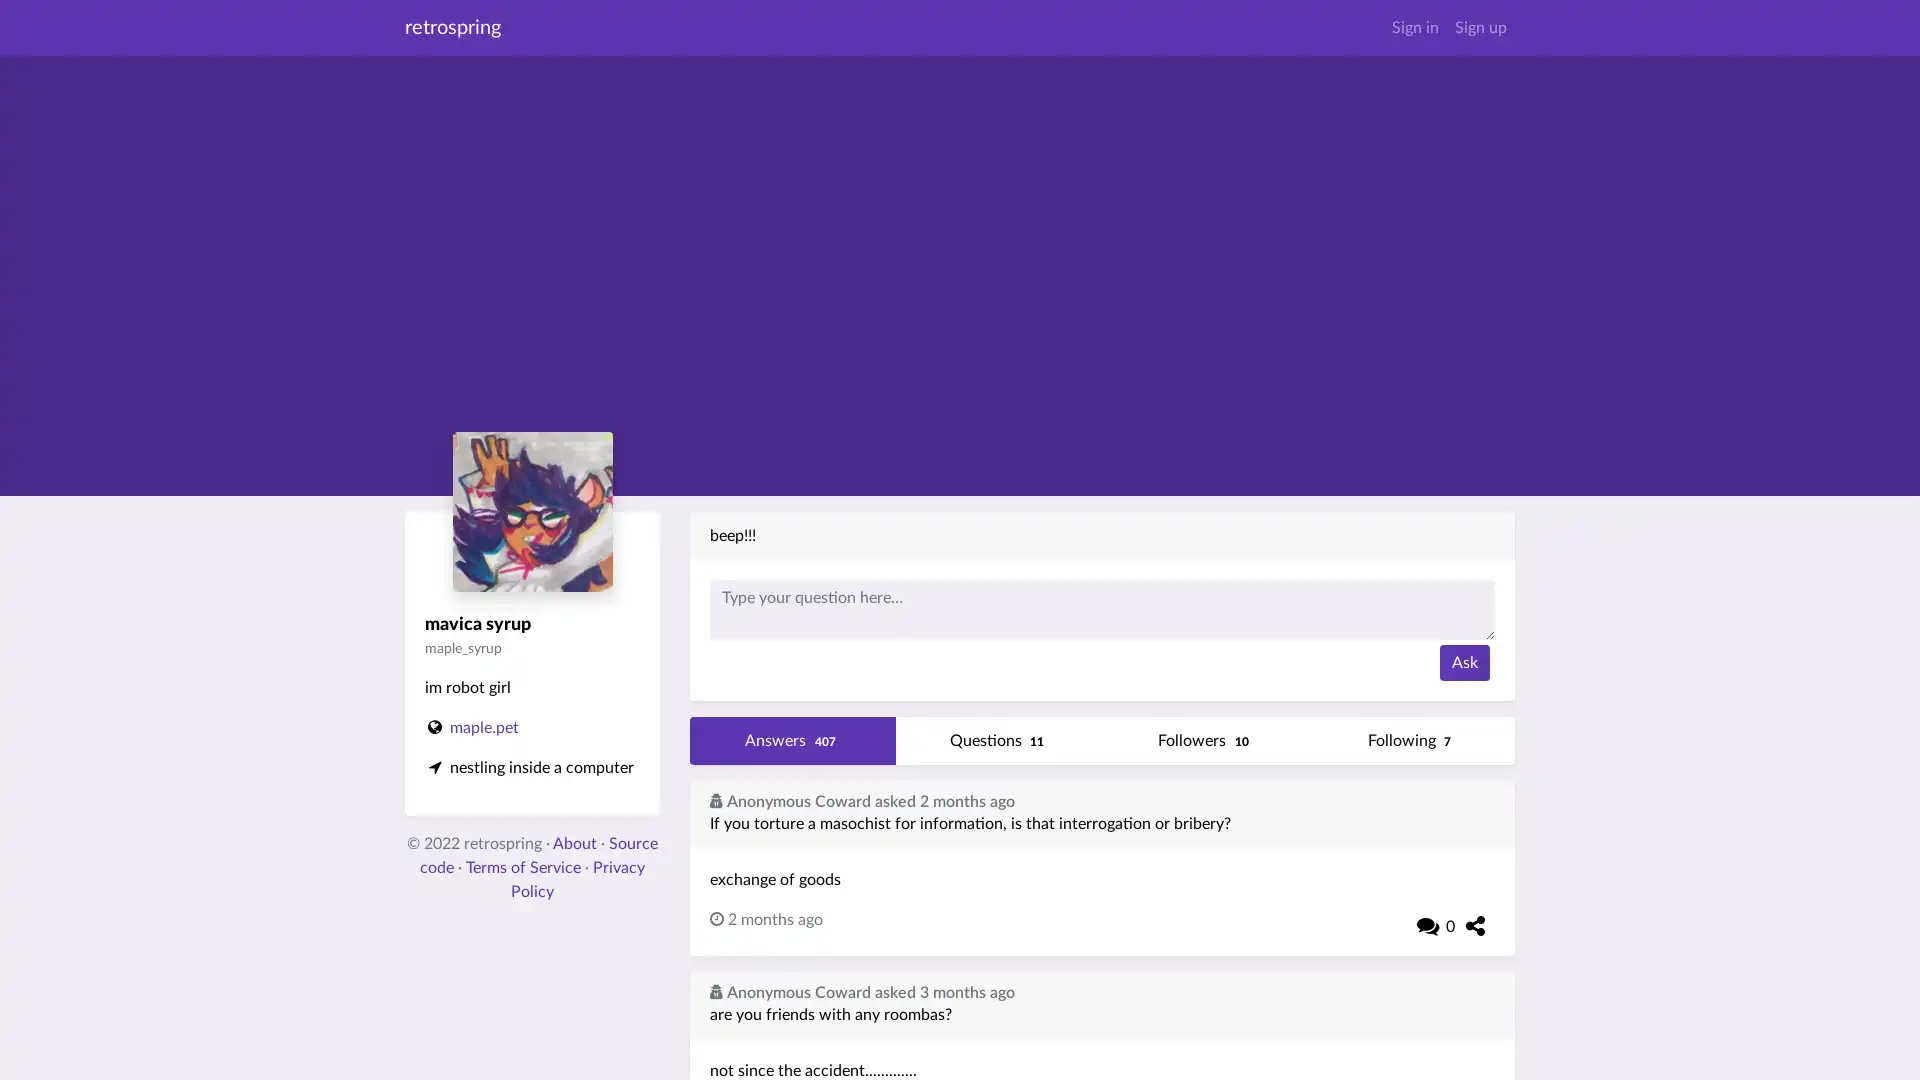 The image size is (1920, 1080). Describe the element at coordinates (1464, 663) in the screenshot. I see `Ask` at that location.